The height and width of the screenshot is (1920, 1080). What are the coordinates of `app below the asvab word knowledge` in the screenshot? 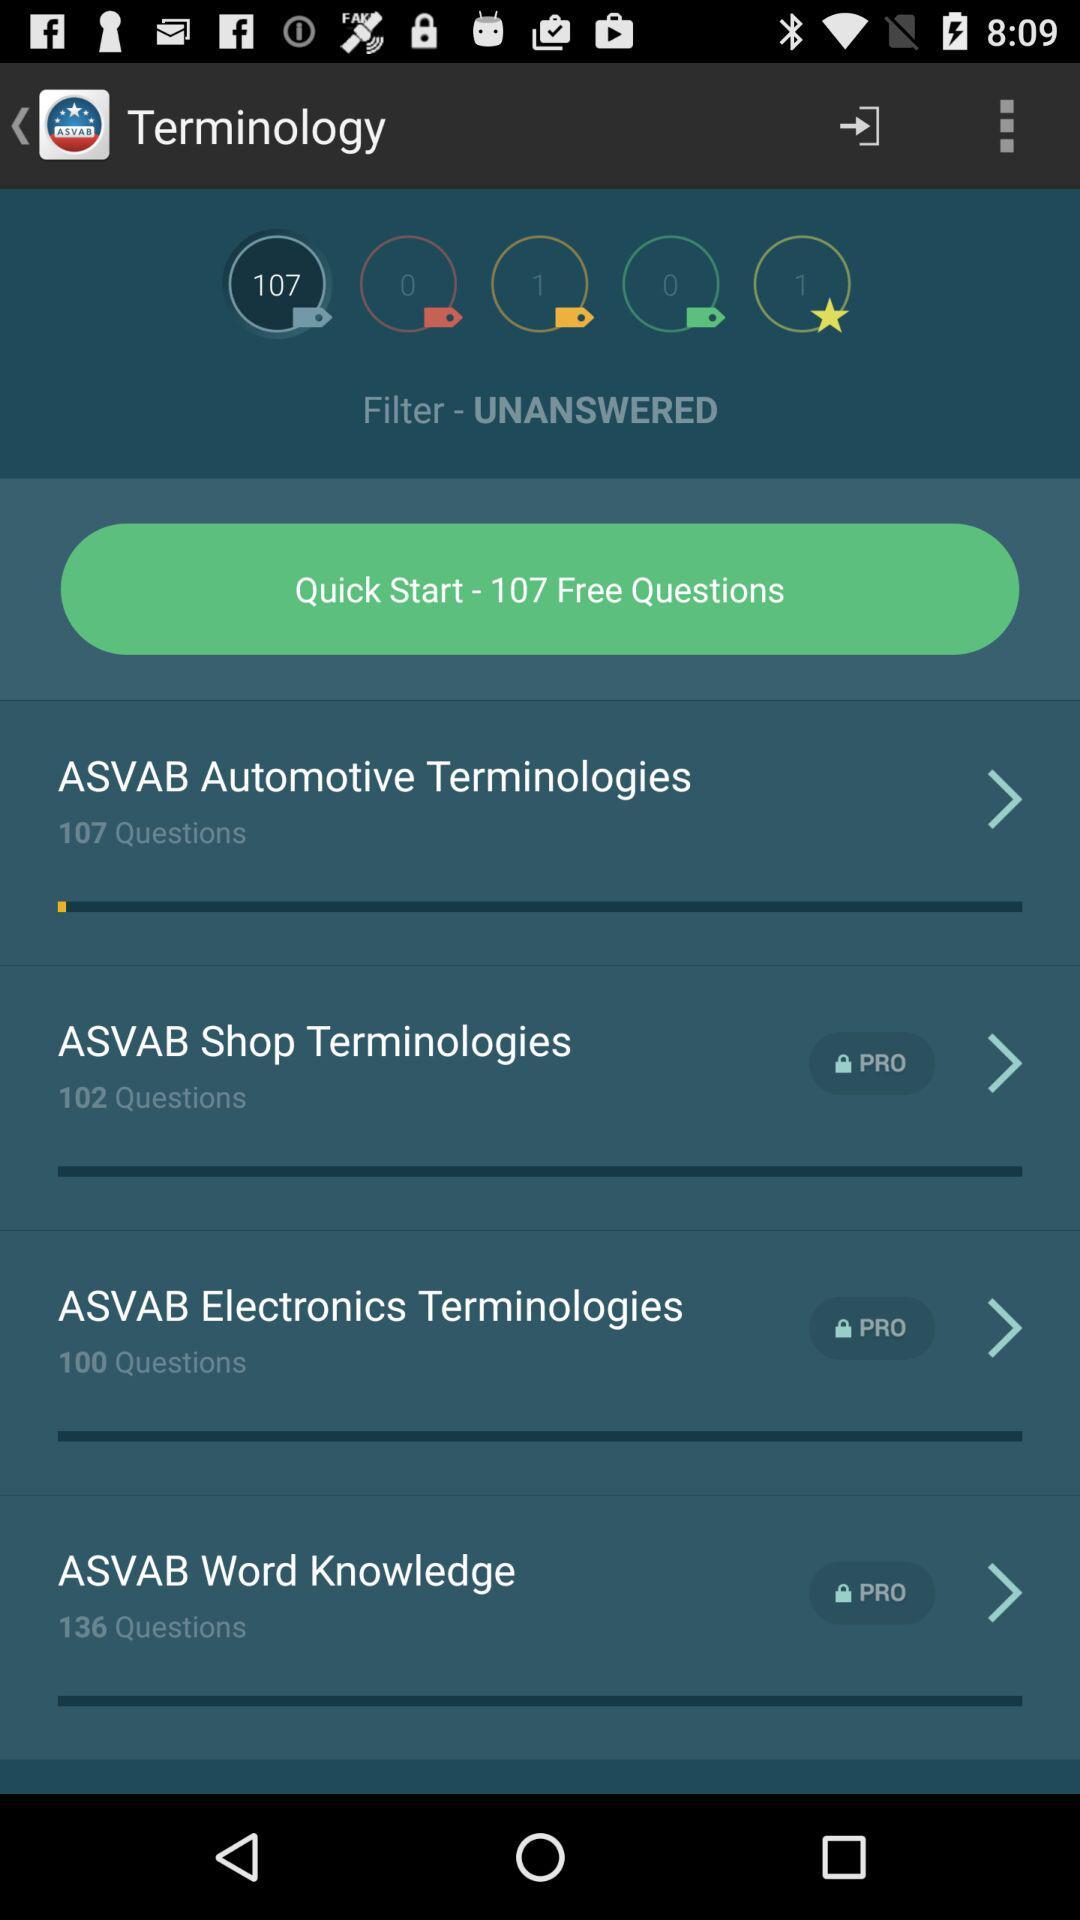 It's located at (151, 1625).